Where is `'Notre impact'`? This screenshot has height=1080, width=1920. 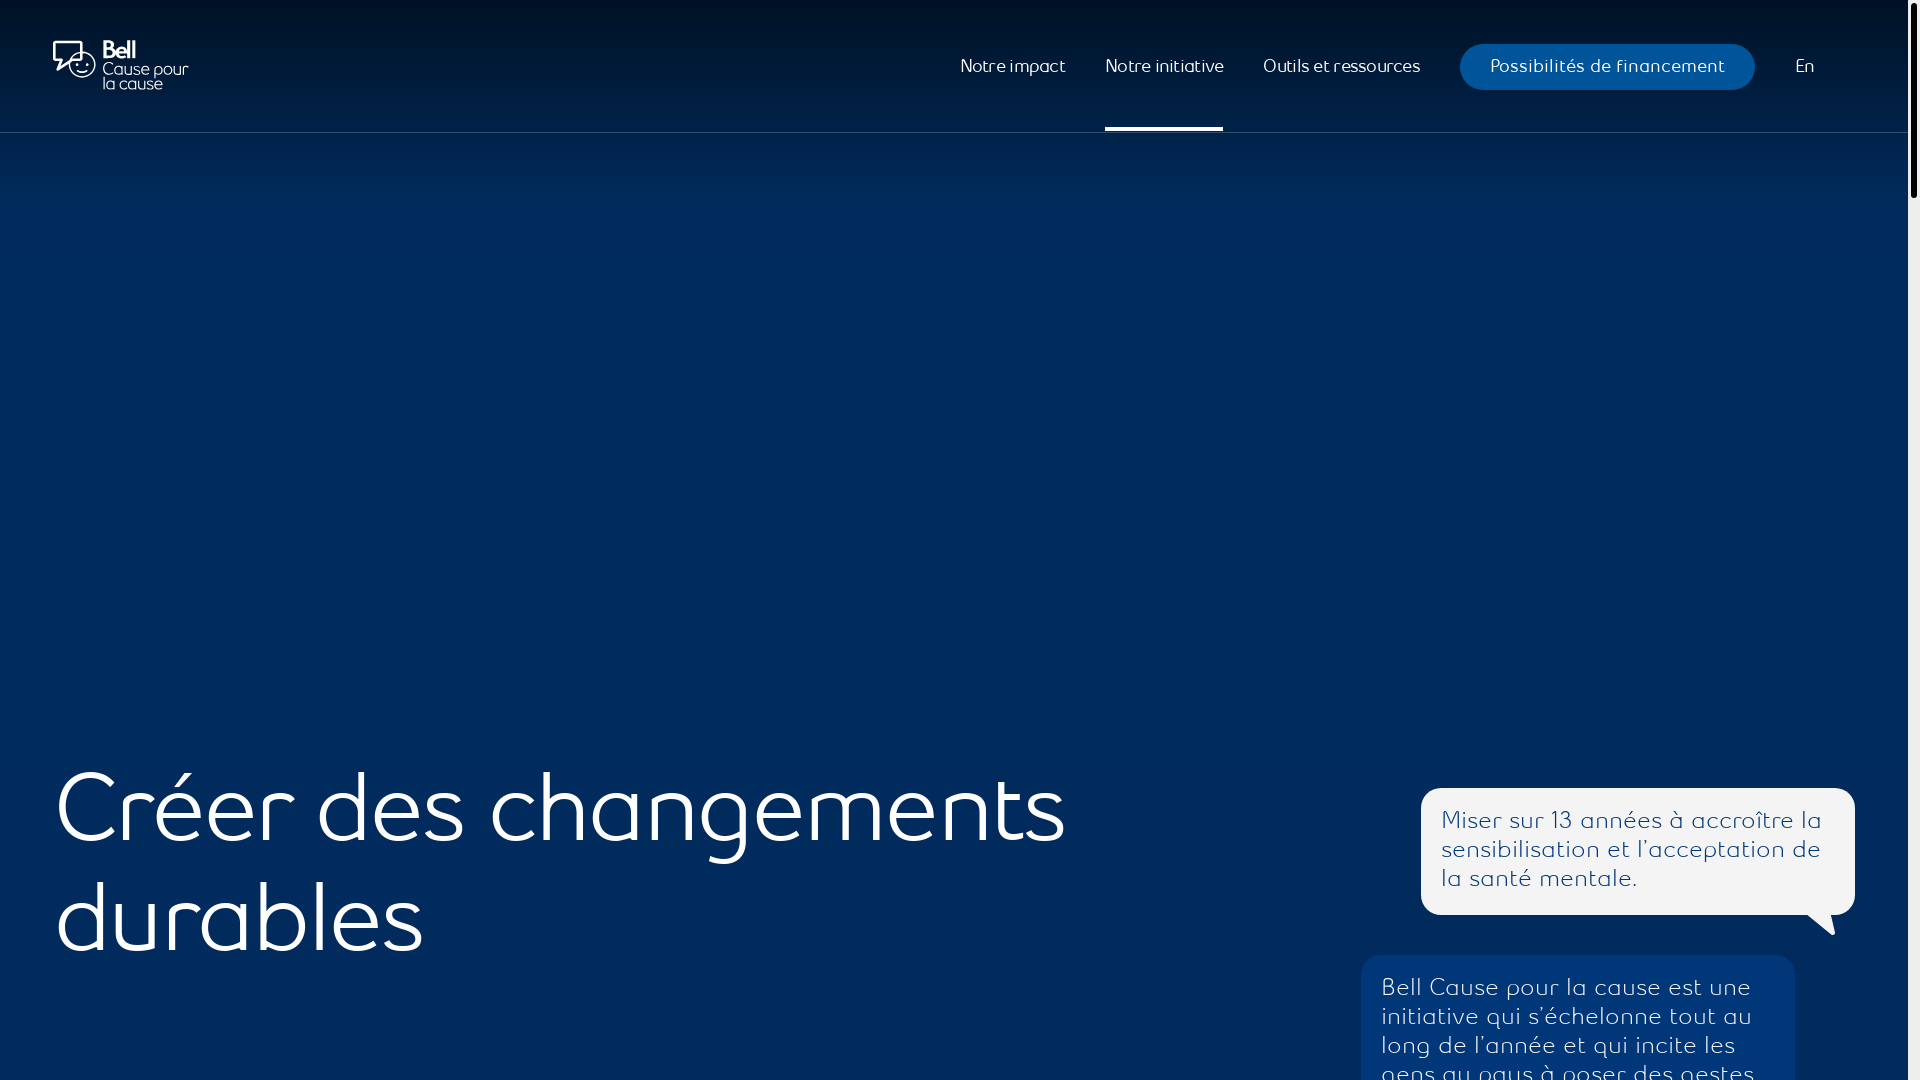
'Notre impact' is located at coordinates (1012, 65).